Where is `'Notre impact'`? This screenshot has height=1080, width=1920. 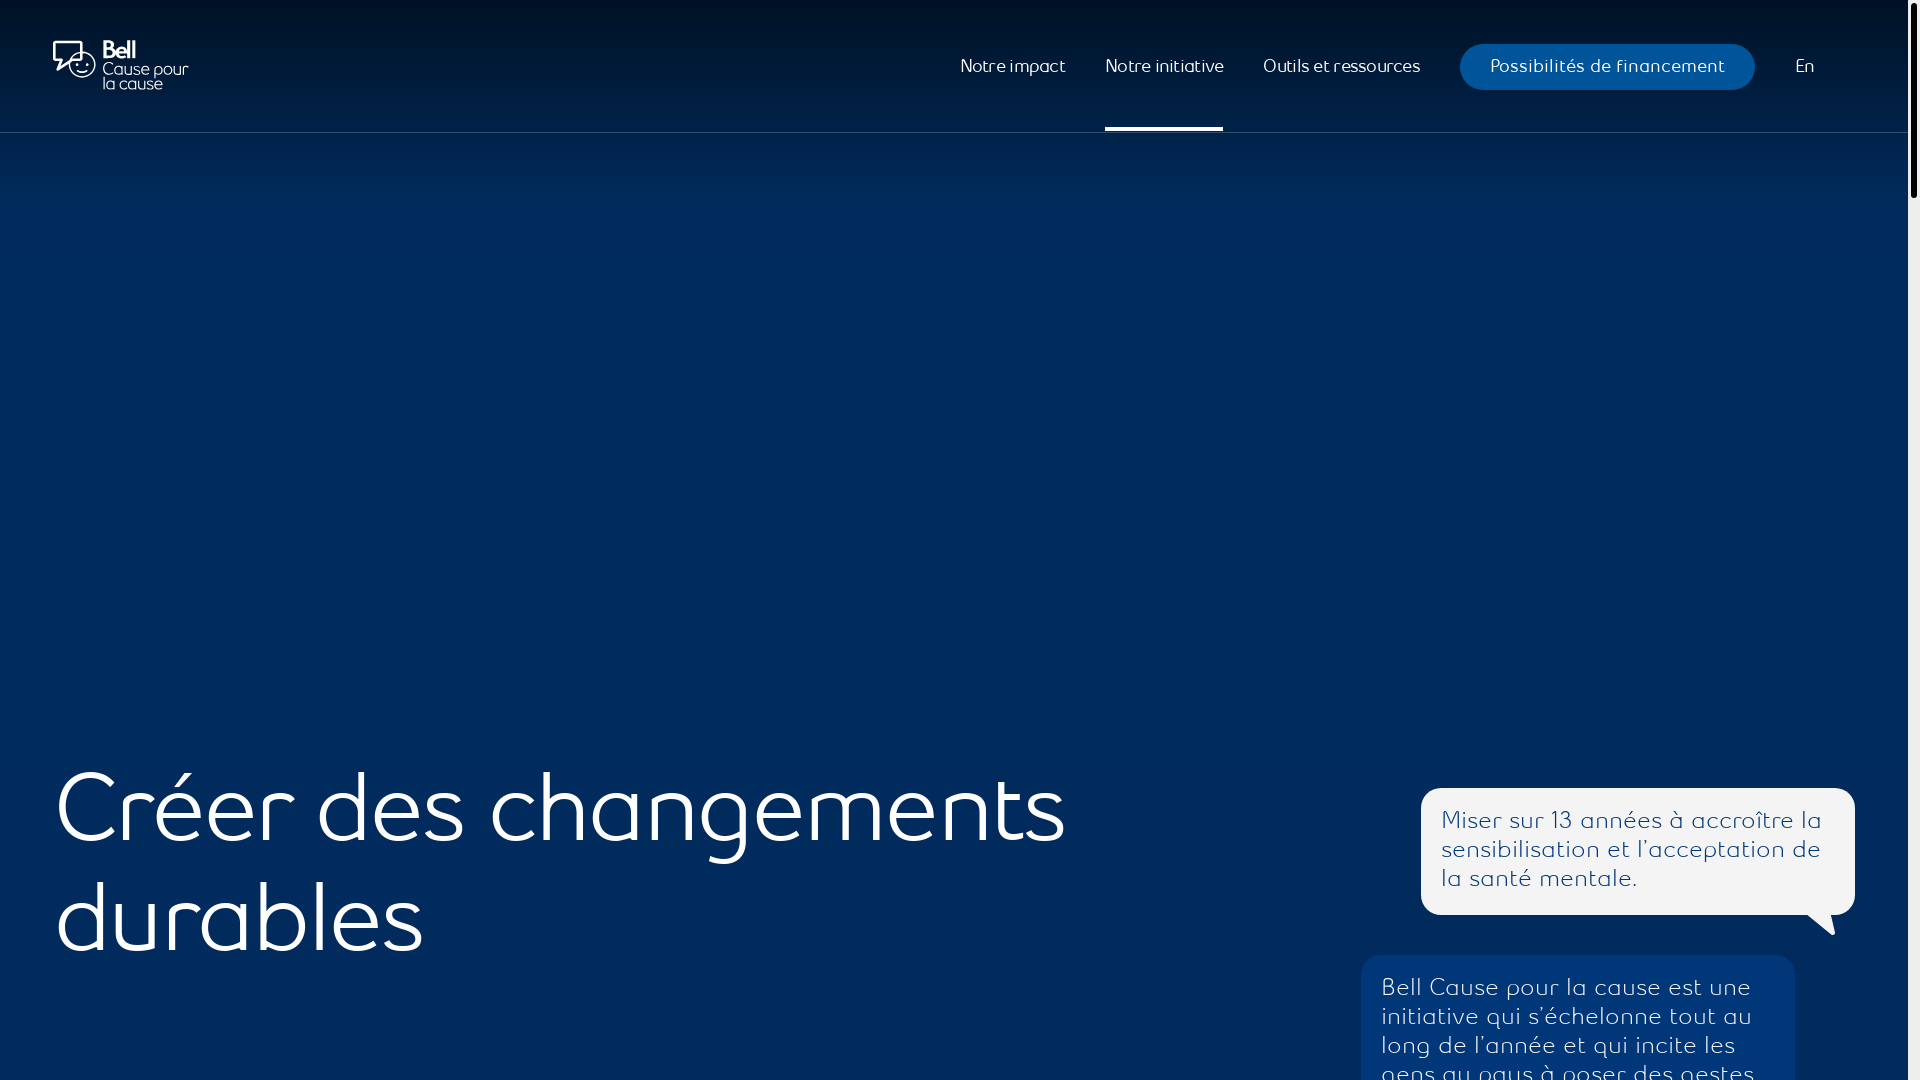
'Notre impact' is located at coordinates (1012, 65).